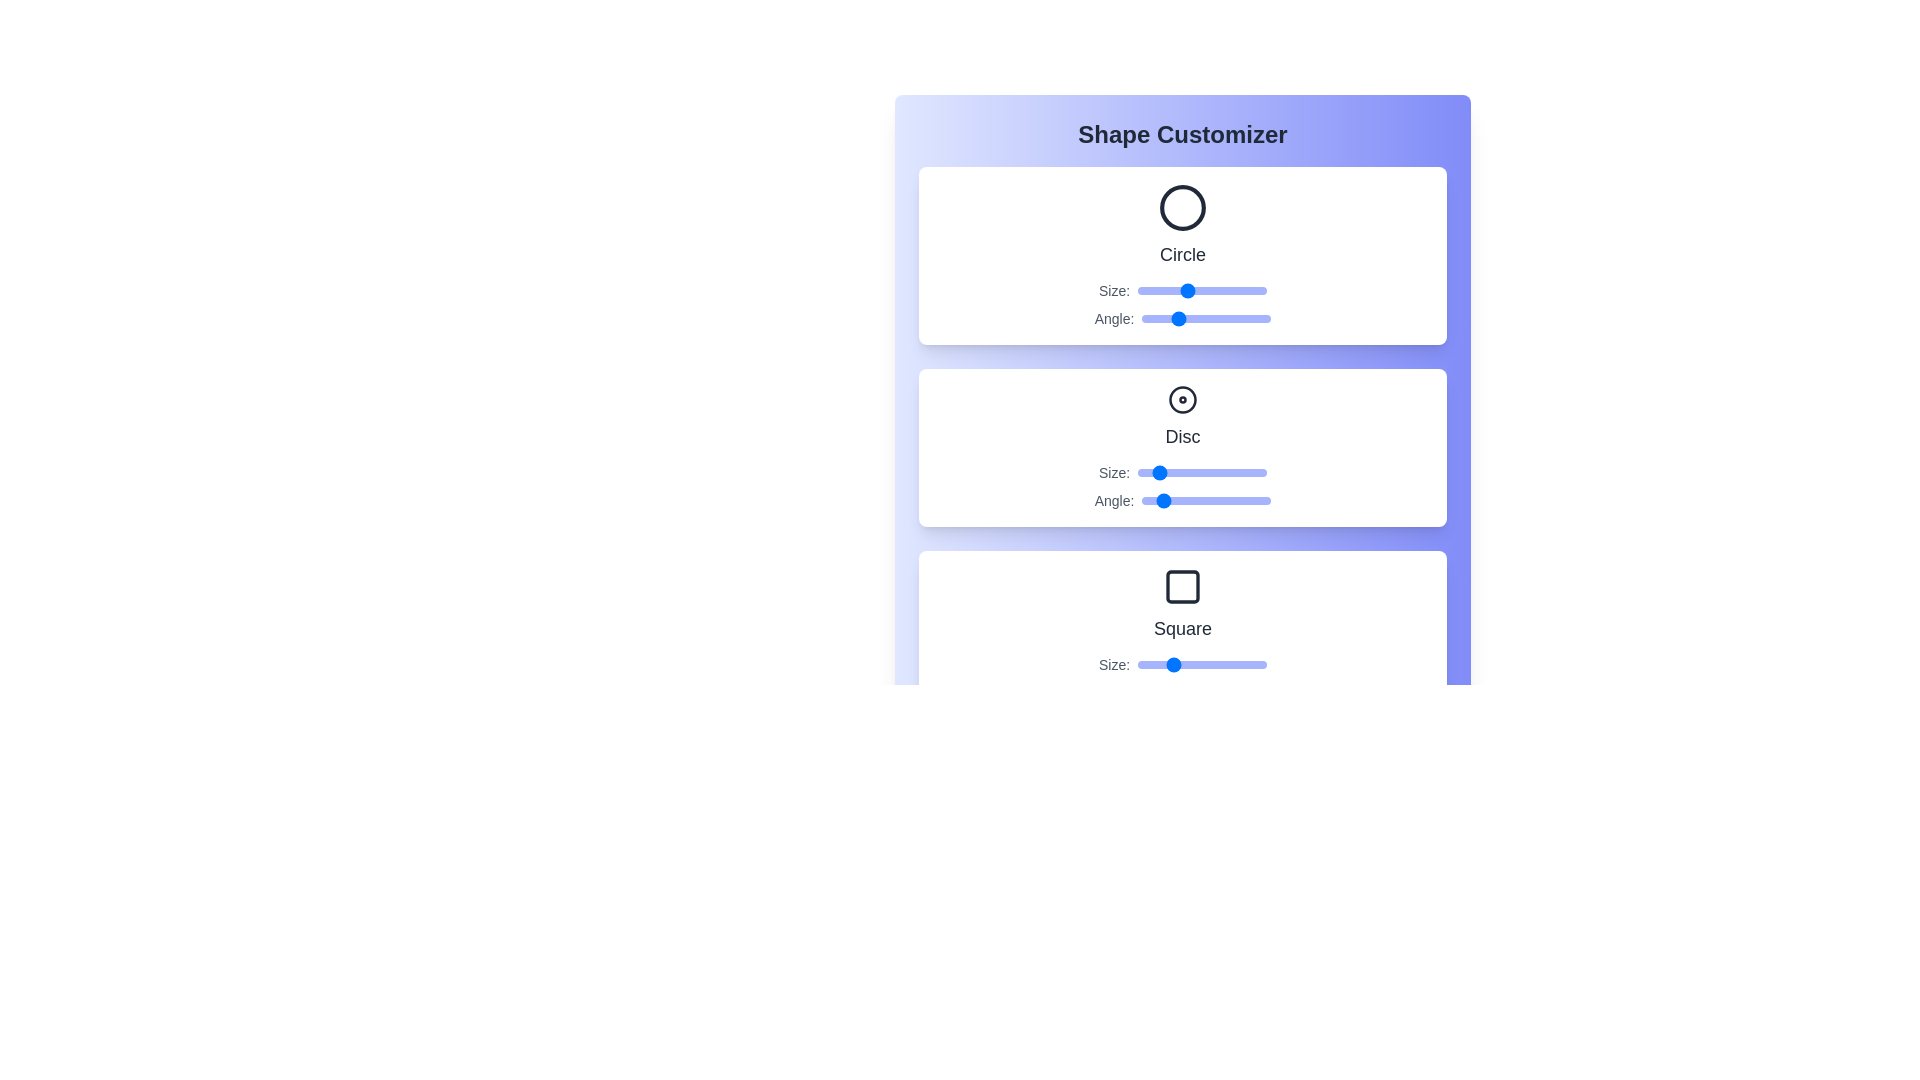 This screenshot has width=1920, height=1080. What do you see at coordinates (1182, 400) in the screenshot?
I see `the icon of the shape Disc` at bounding box center [1182, 400].